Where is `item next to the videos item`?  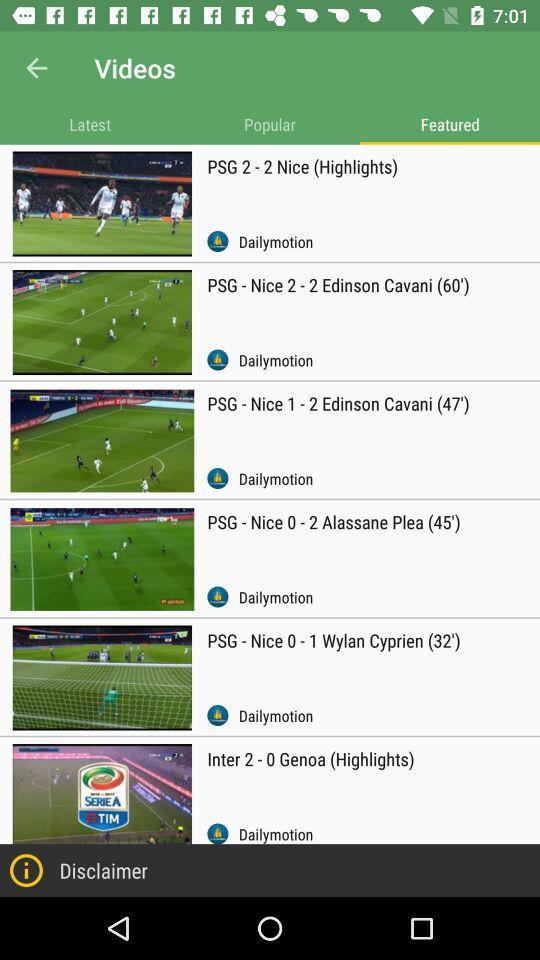 item next to the videos item is located at coordinates (36, 68).